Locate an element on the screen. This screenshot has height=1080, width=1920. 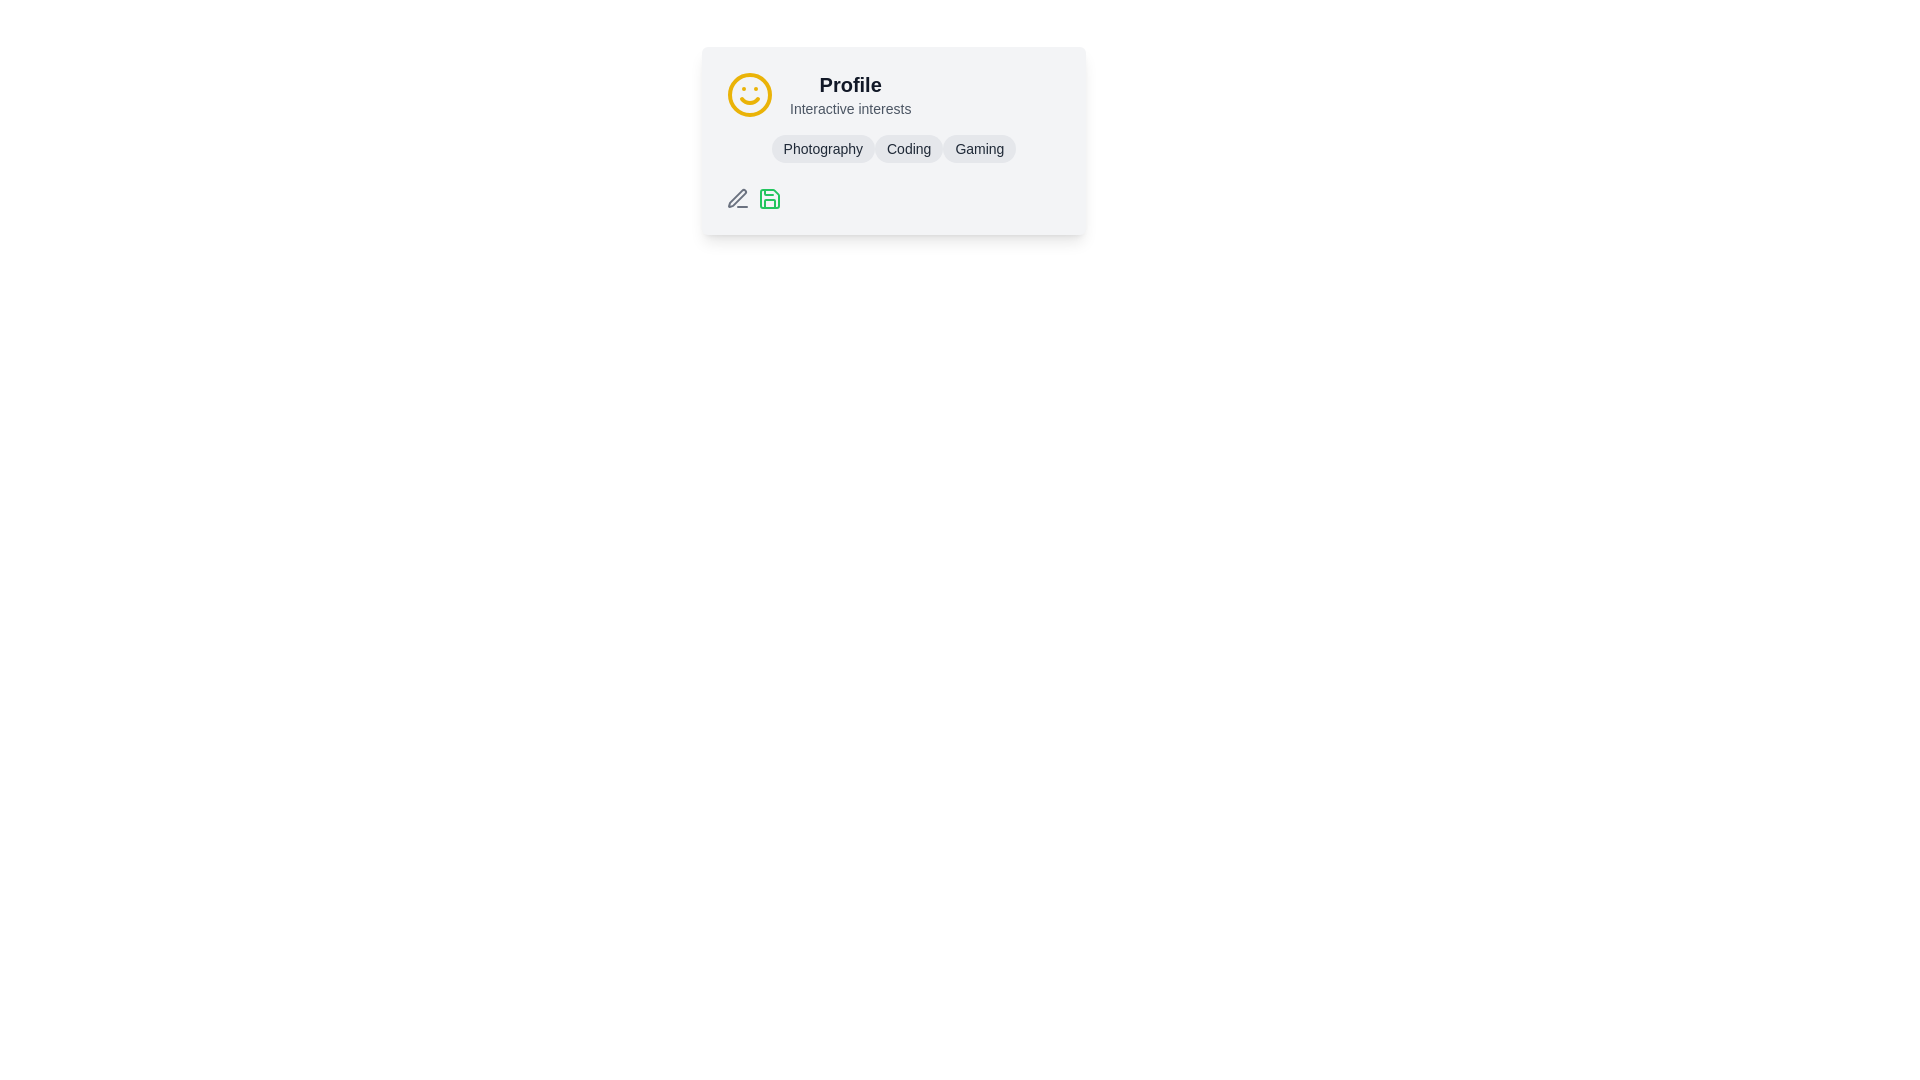
the pen-shaped graphical icon representing edit functionality located in the bottom-left section of the profile card interface is located at coordinates (736, 198).